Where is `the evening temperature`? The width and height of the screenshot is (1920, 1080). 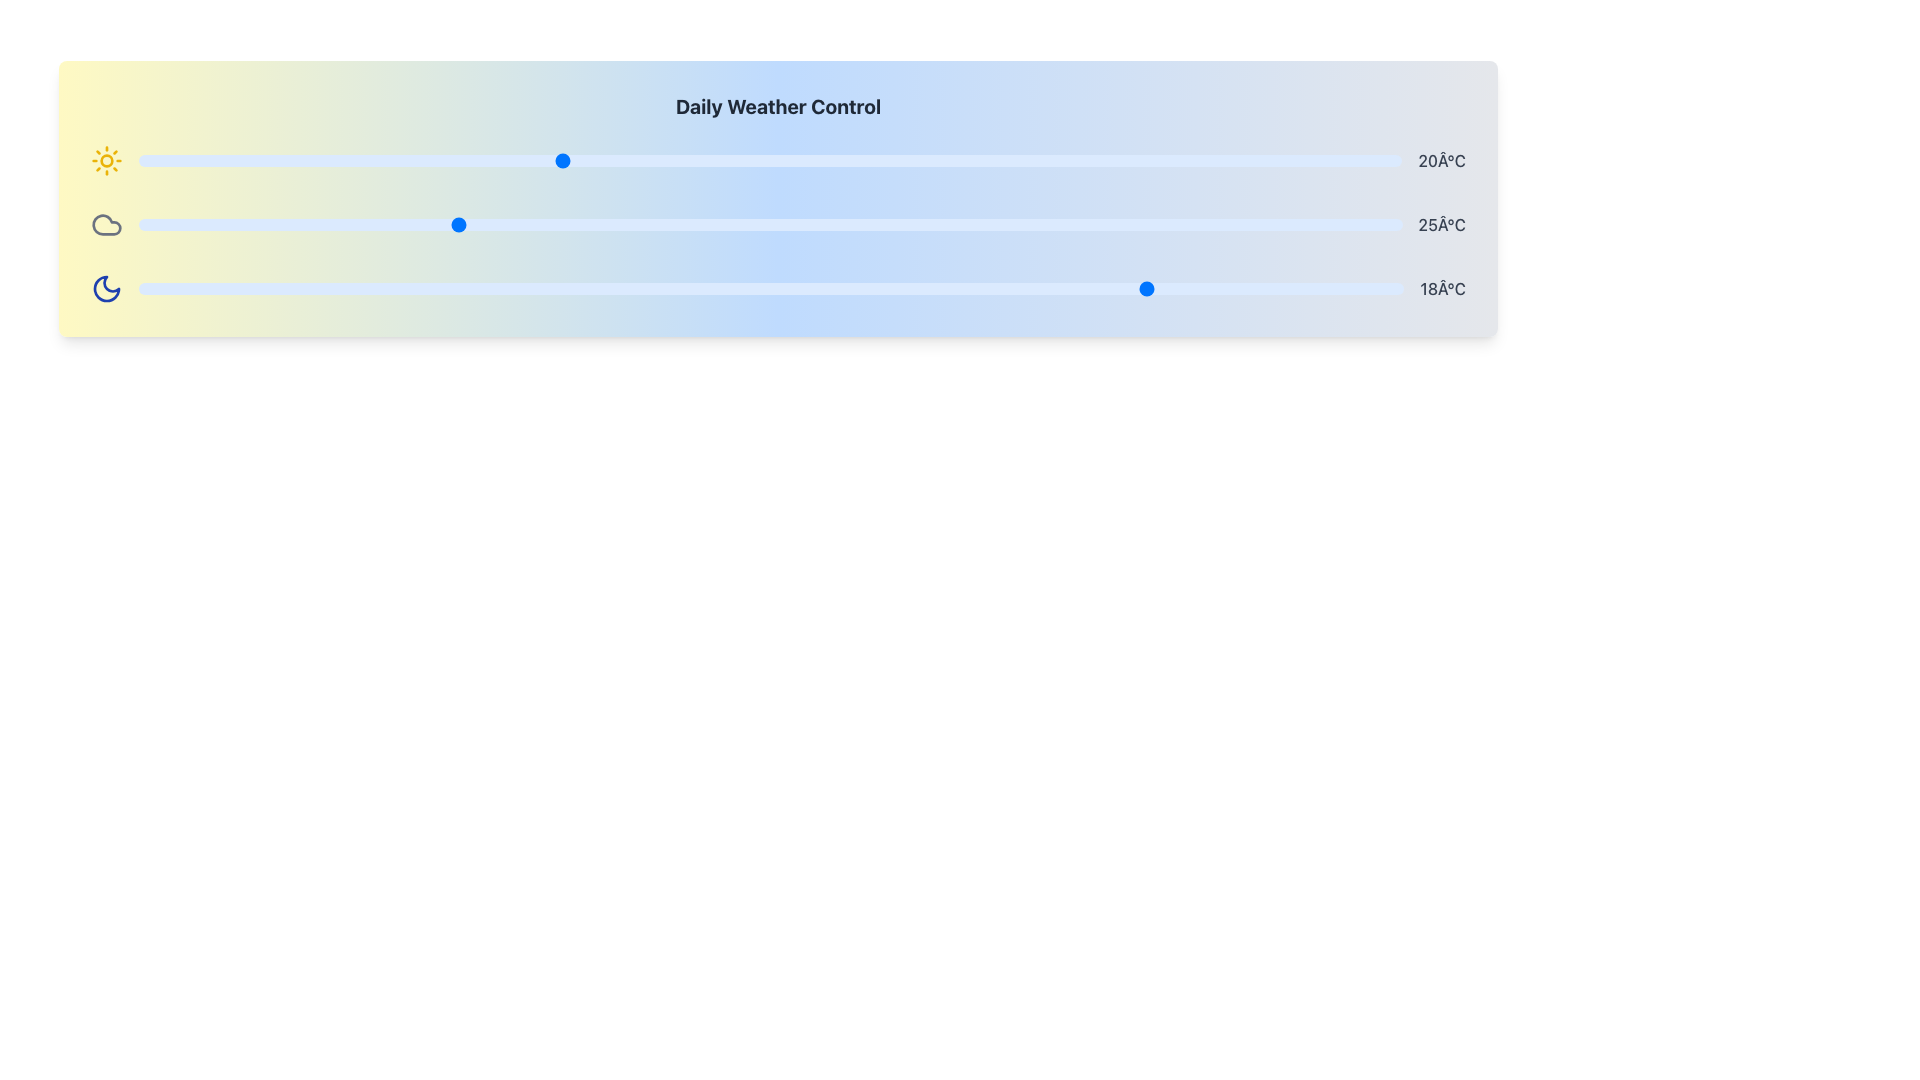
the evening temperature is located at coordinates (896, 289).